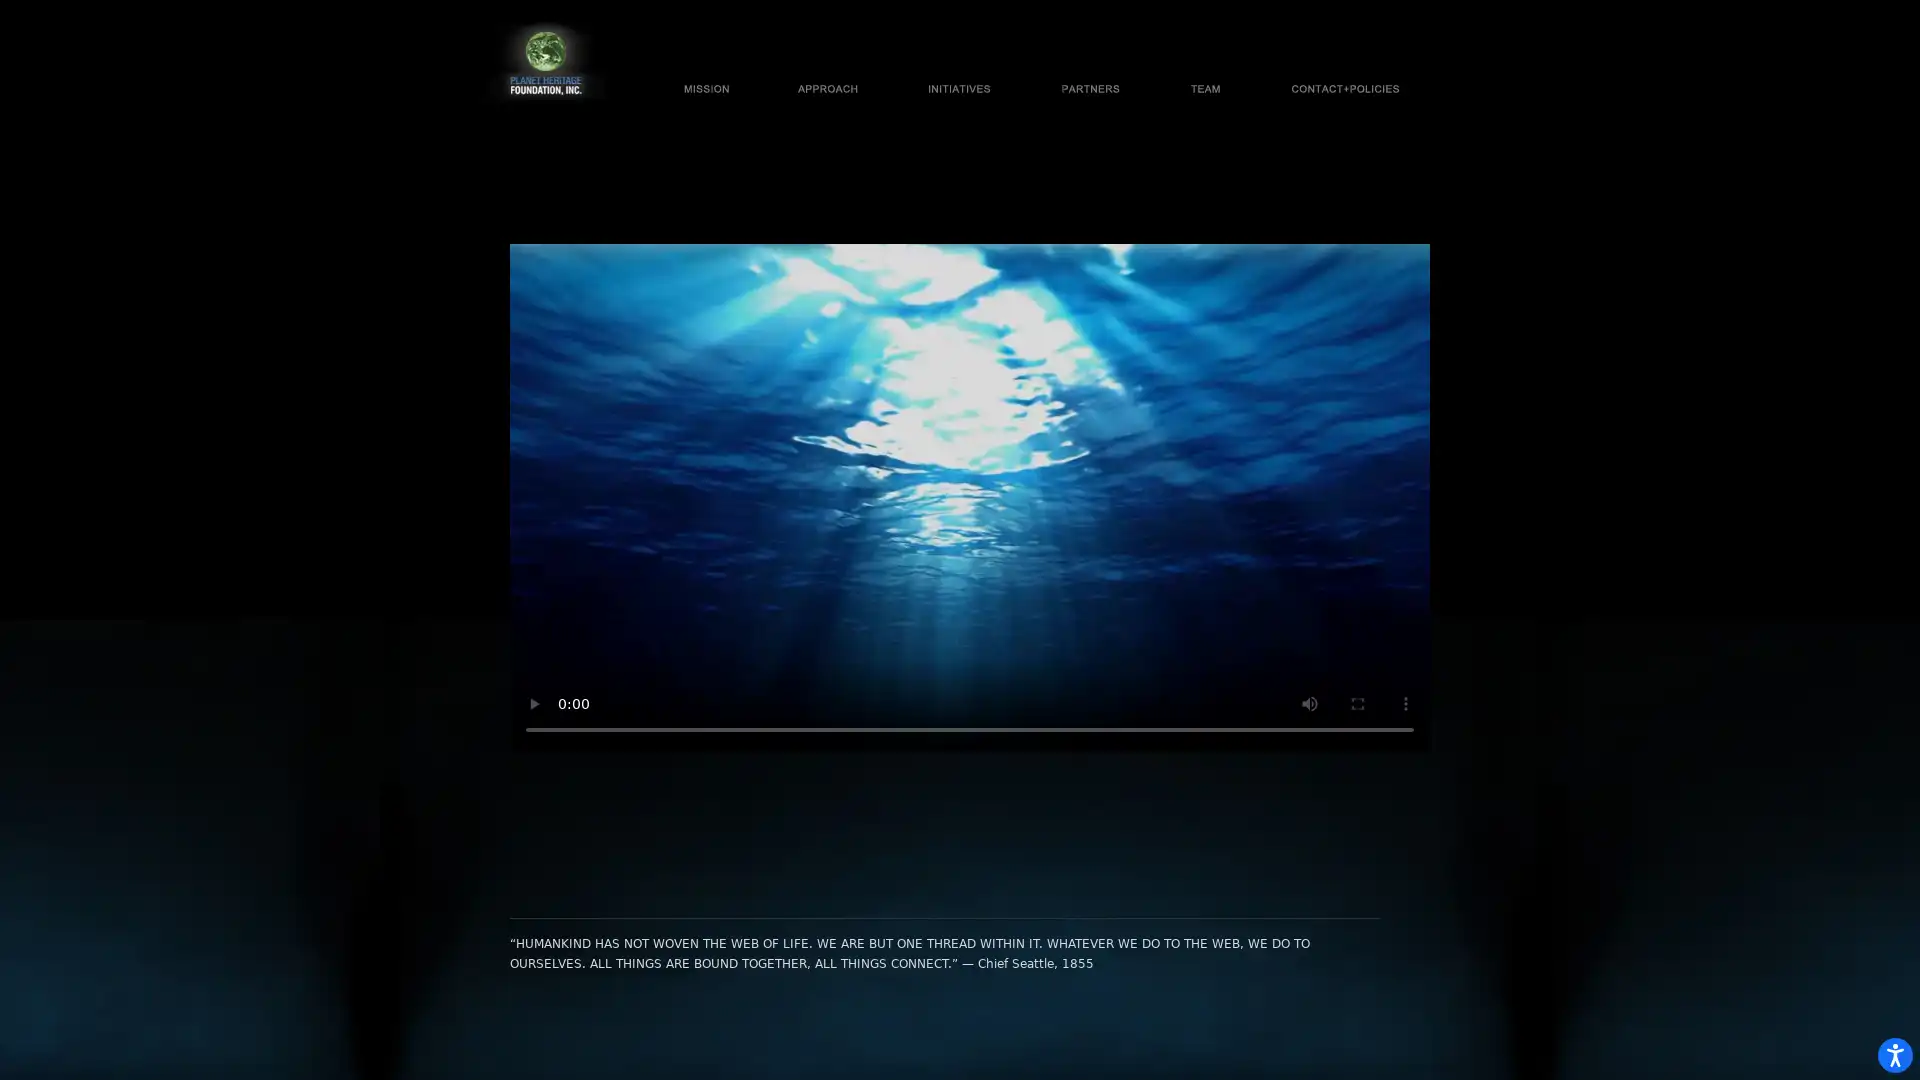 This screenshot has height=1080, width=1920. I want to click on show more media controls, so click(1405, 701).